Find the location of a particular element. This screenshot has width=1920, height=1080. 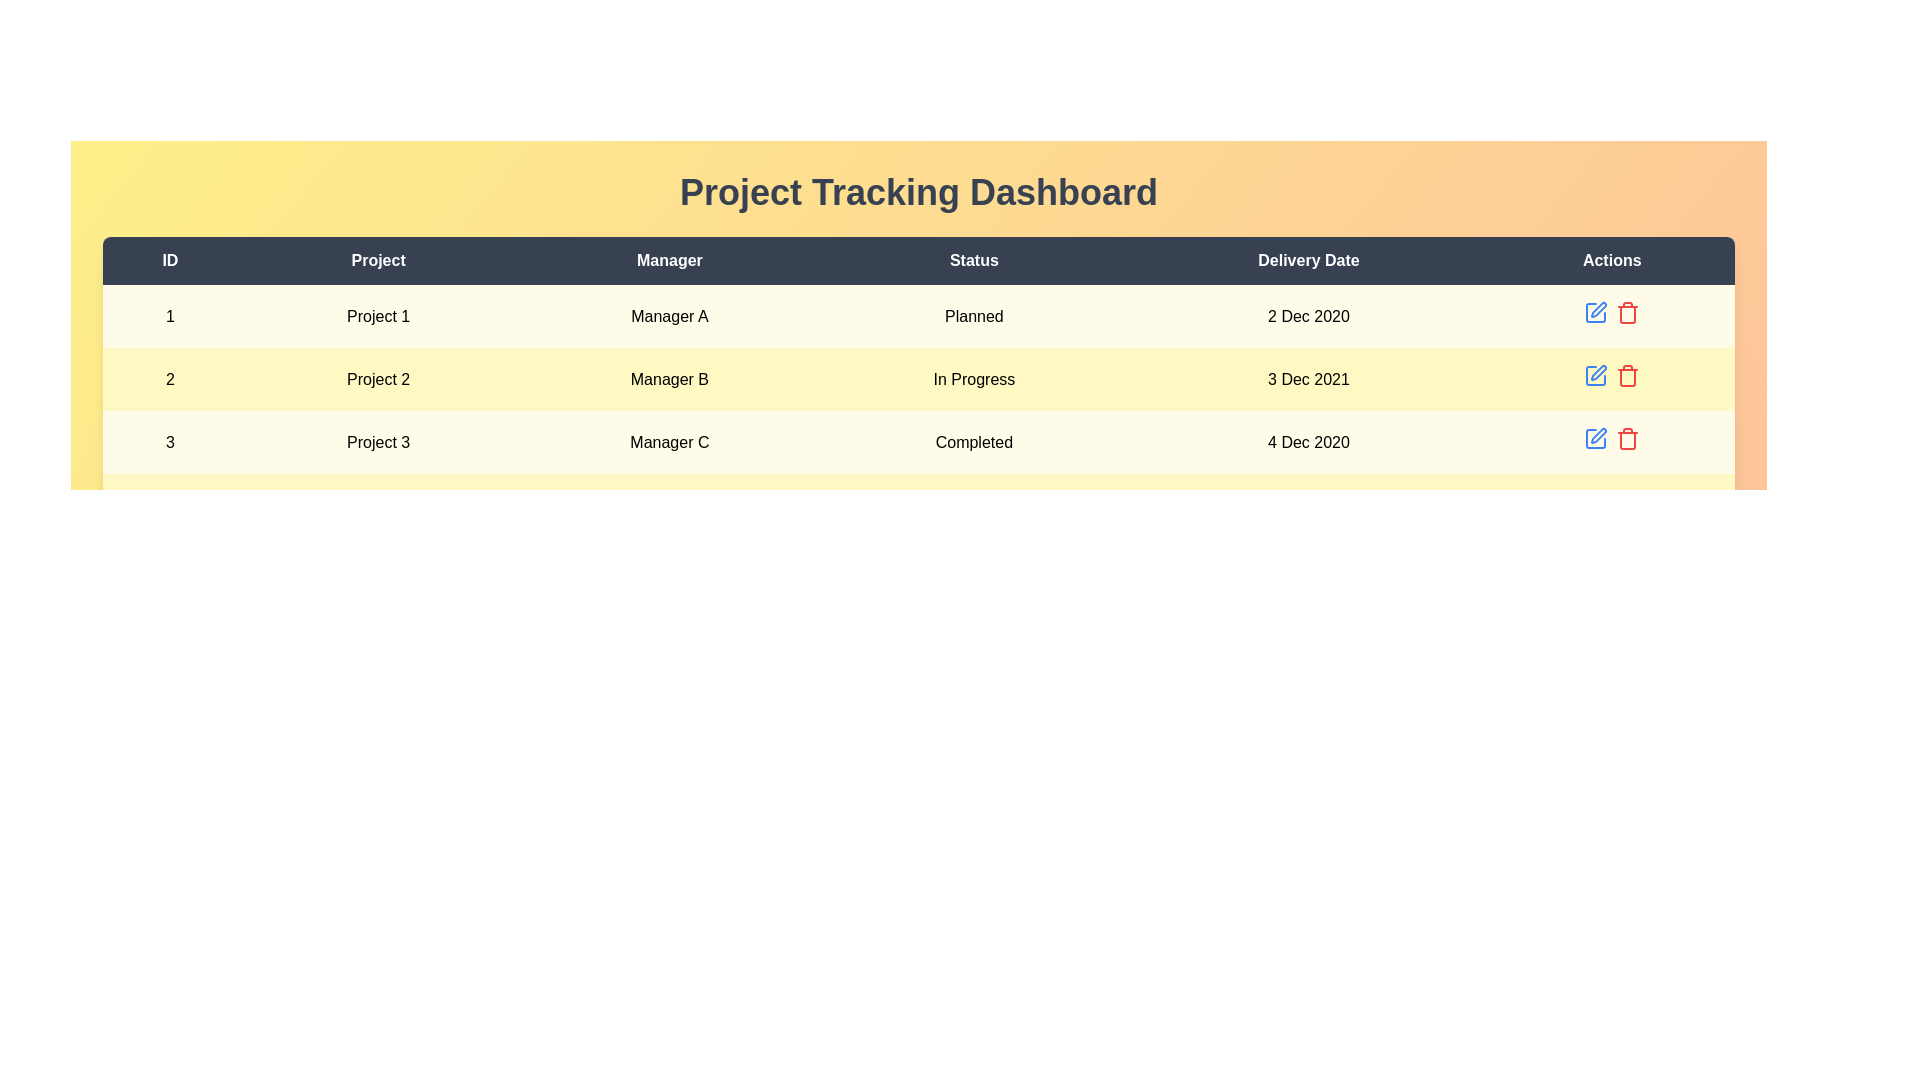

the row corresponding to 1 is located at coordinates (917, 315).